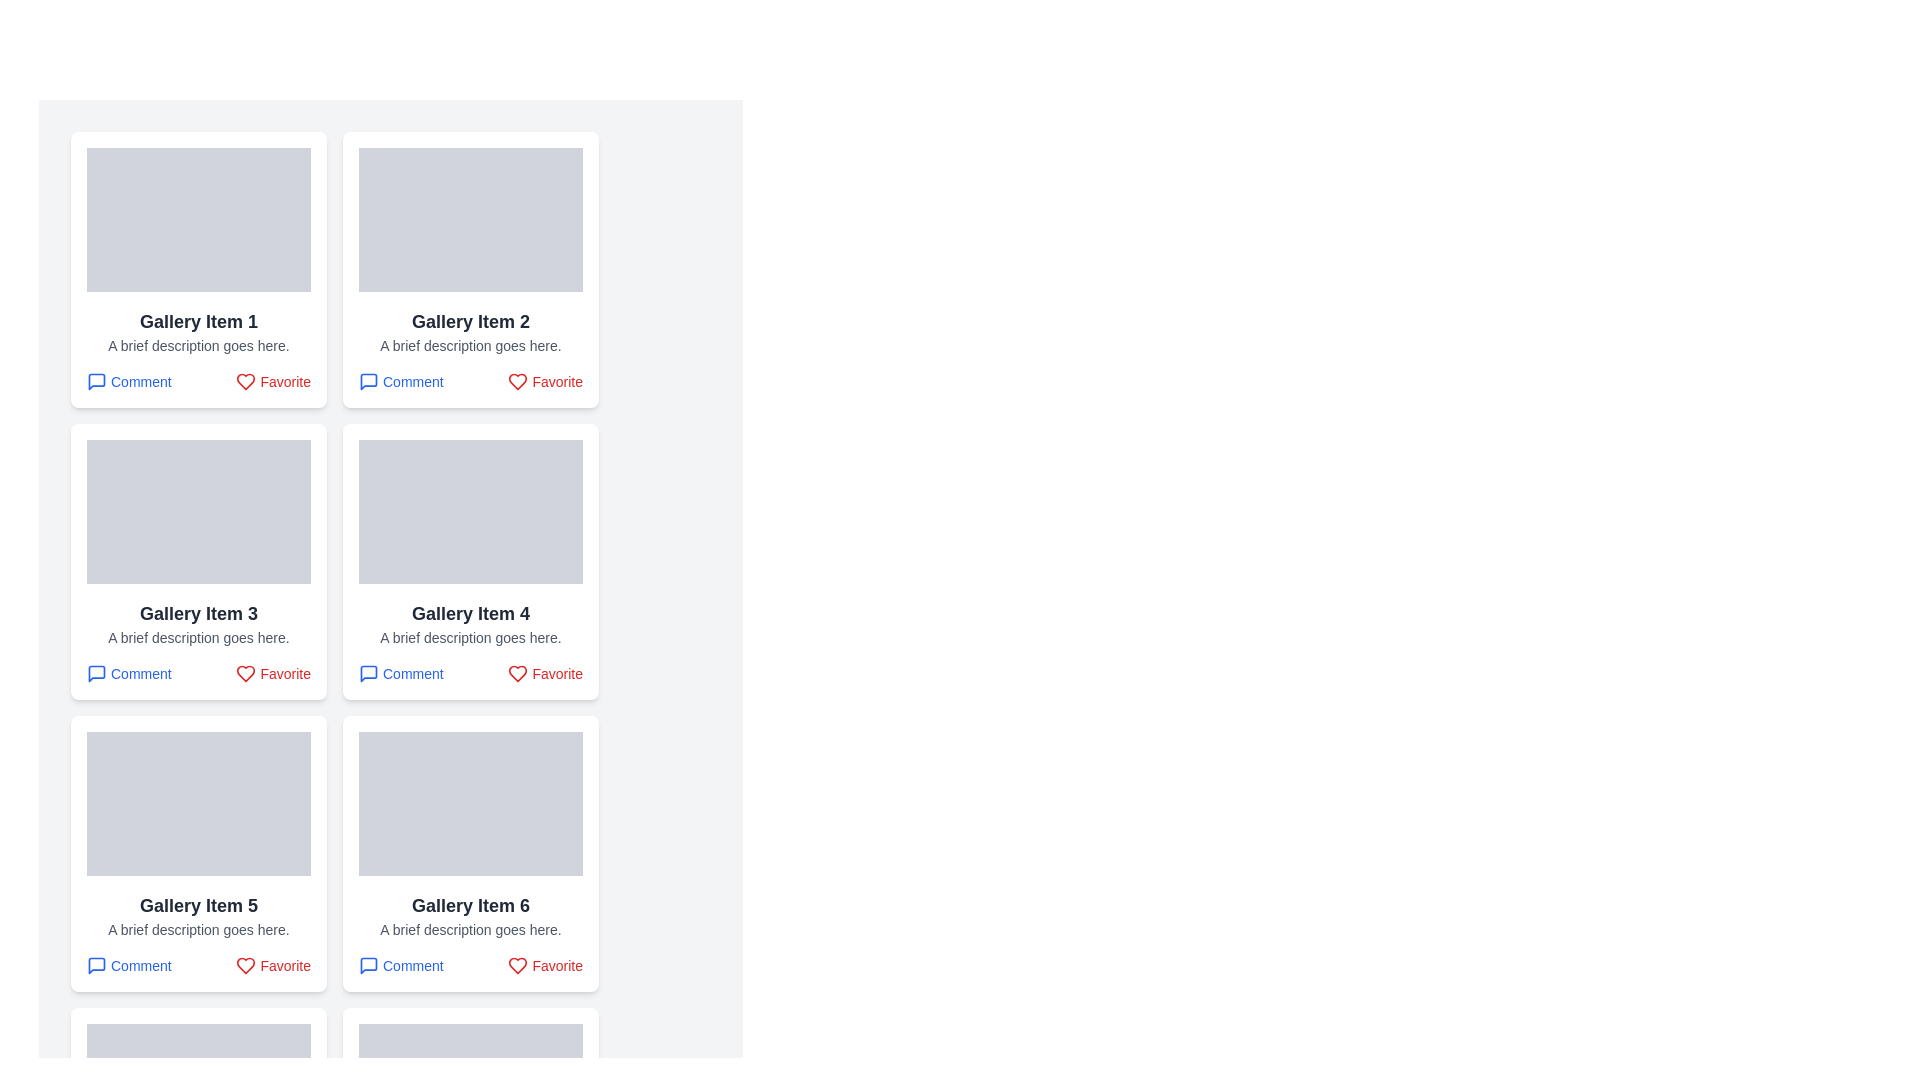 Image resolution: width=1920 pixels, height=1080 pixels. What do you see at coordinates (245, 674) in the screenshot?
I see `the heart icon representing the 'favorite' action for Gallery Item 3 to possibly display a tooltip` at bounding box center [245, 674].